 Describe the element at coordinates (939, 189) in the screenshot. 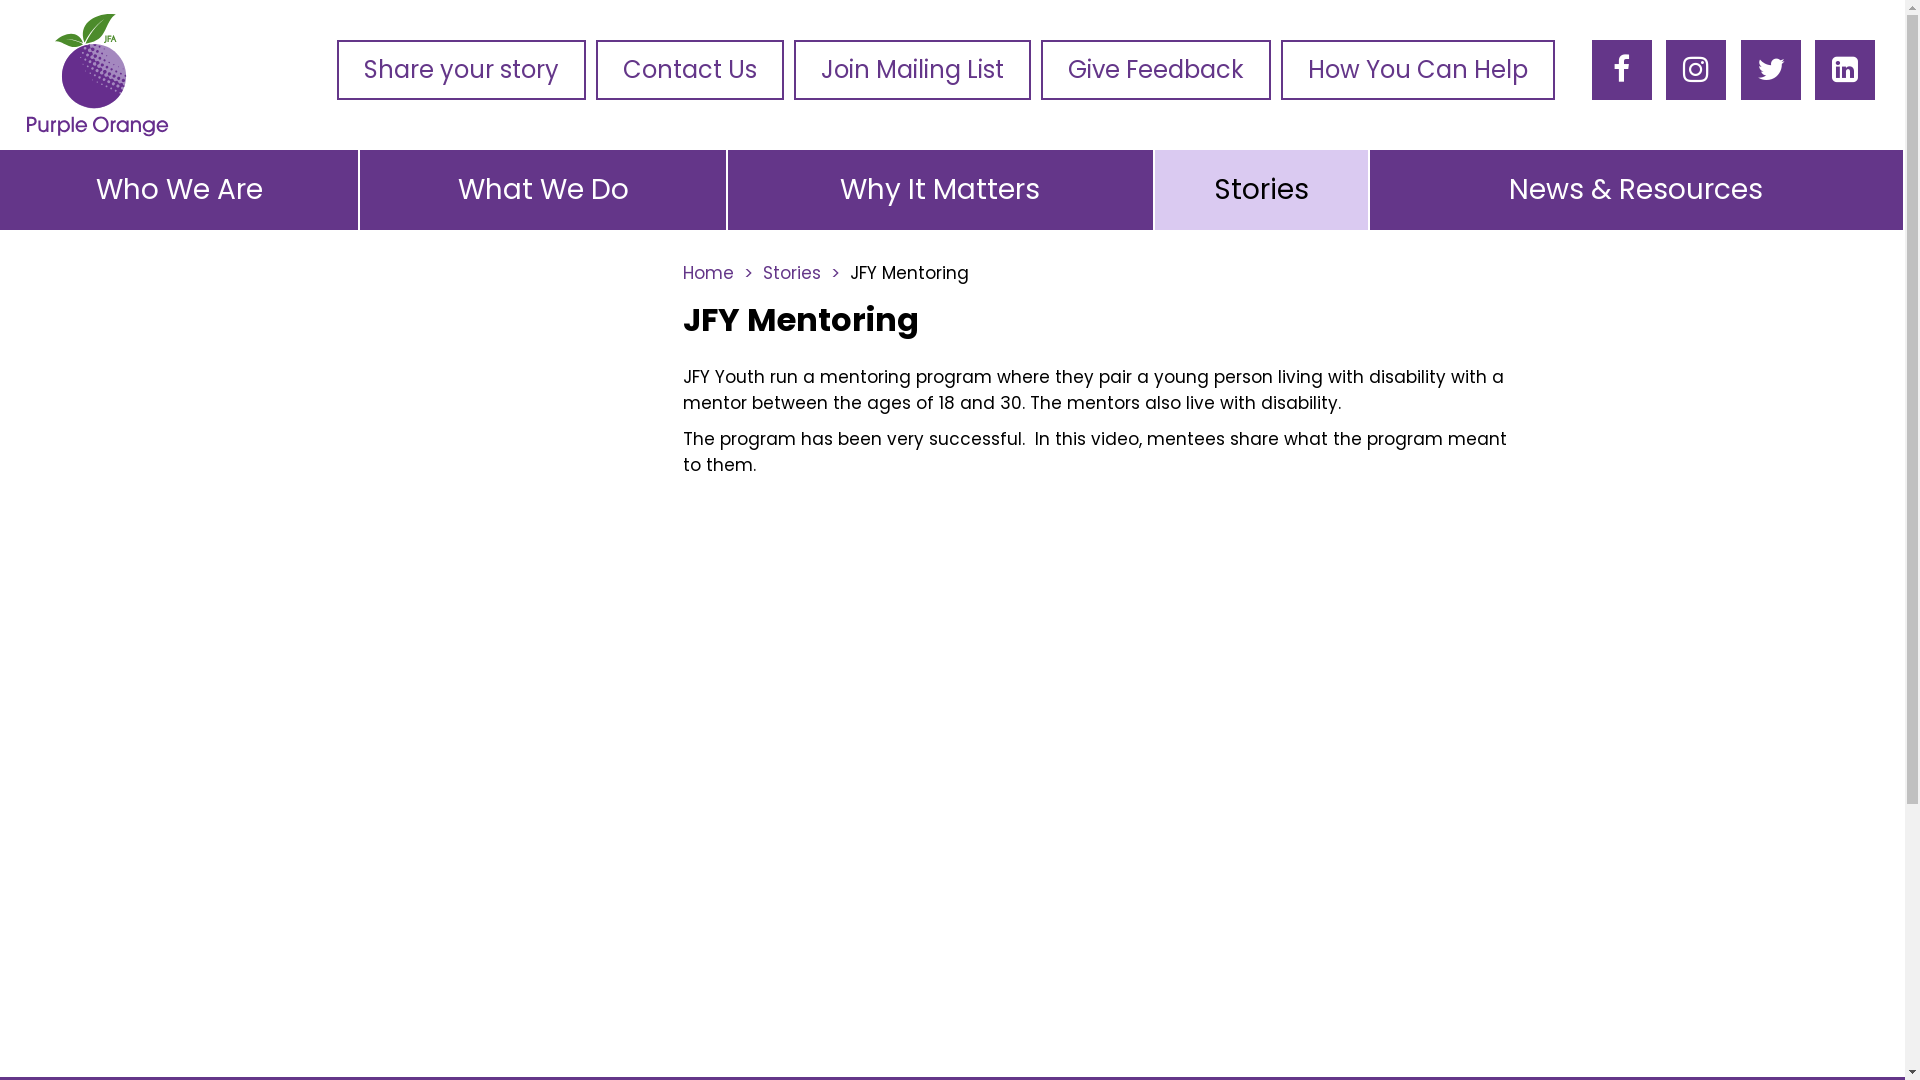

I see `'Why It Matters'` at that location.